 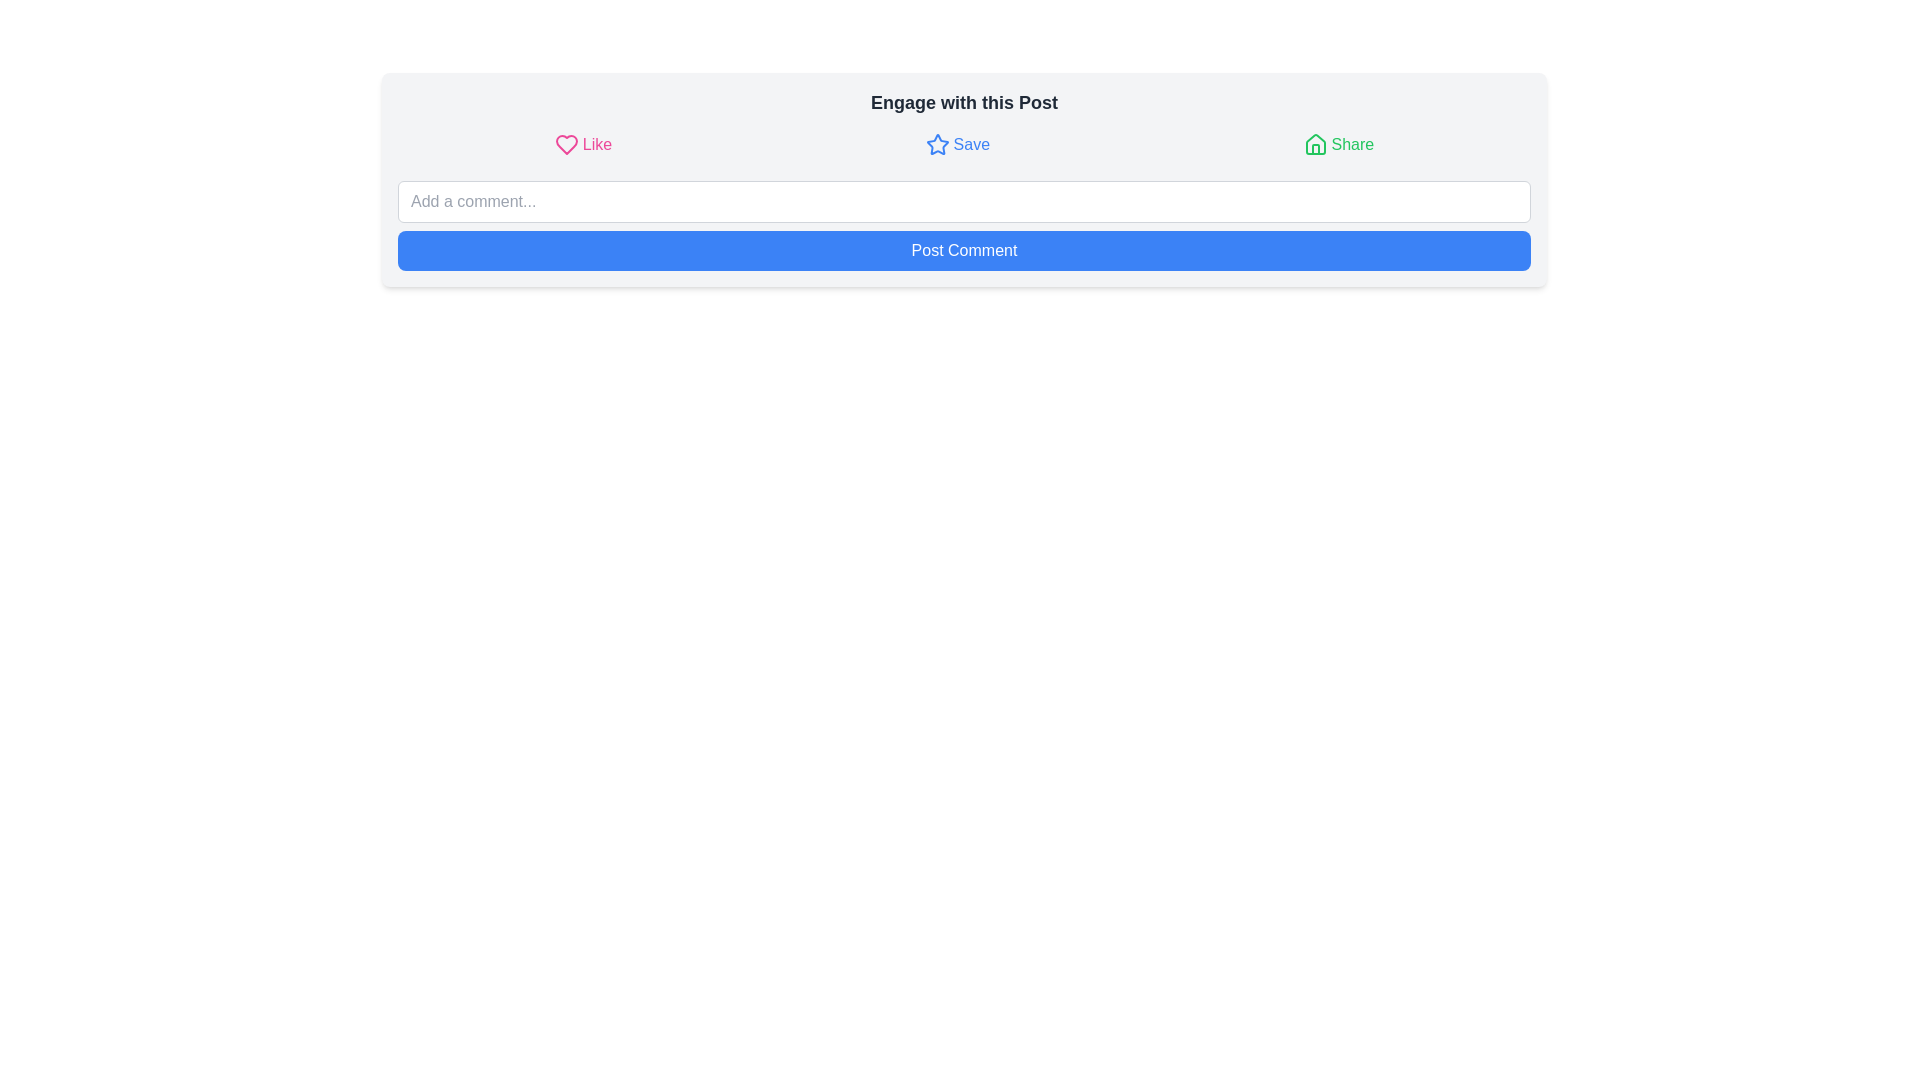 What do you see at coordinates (936, 144) in the screenshot?
I see `the star-shaped icon with a blue outline located next to the word 'Save'` at bounding box center [936, 144].